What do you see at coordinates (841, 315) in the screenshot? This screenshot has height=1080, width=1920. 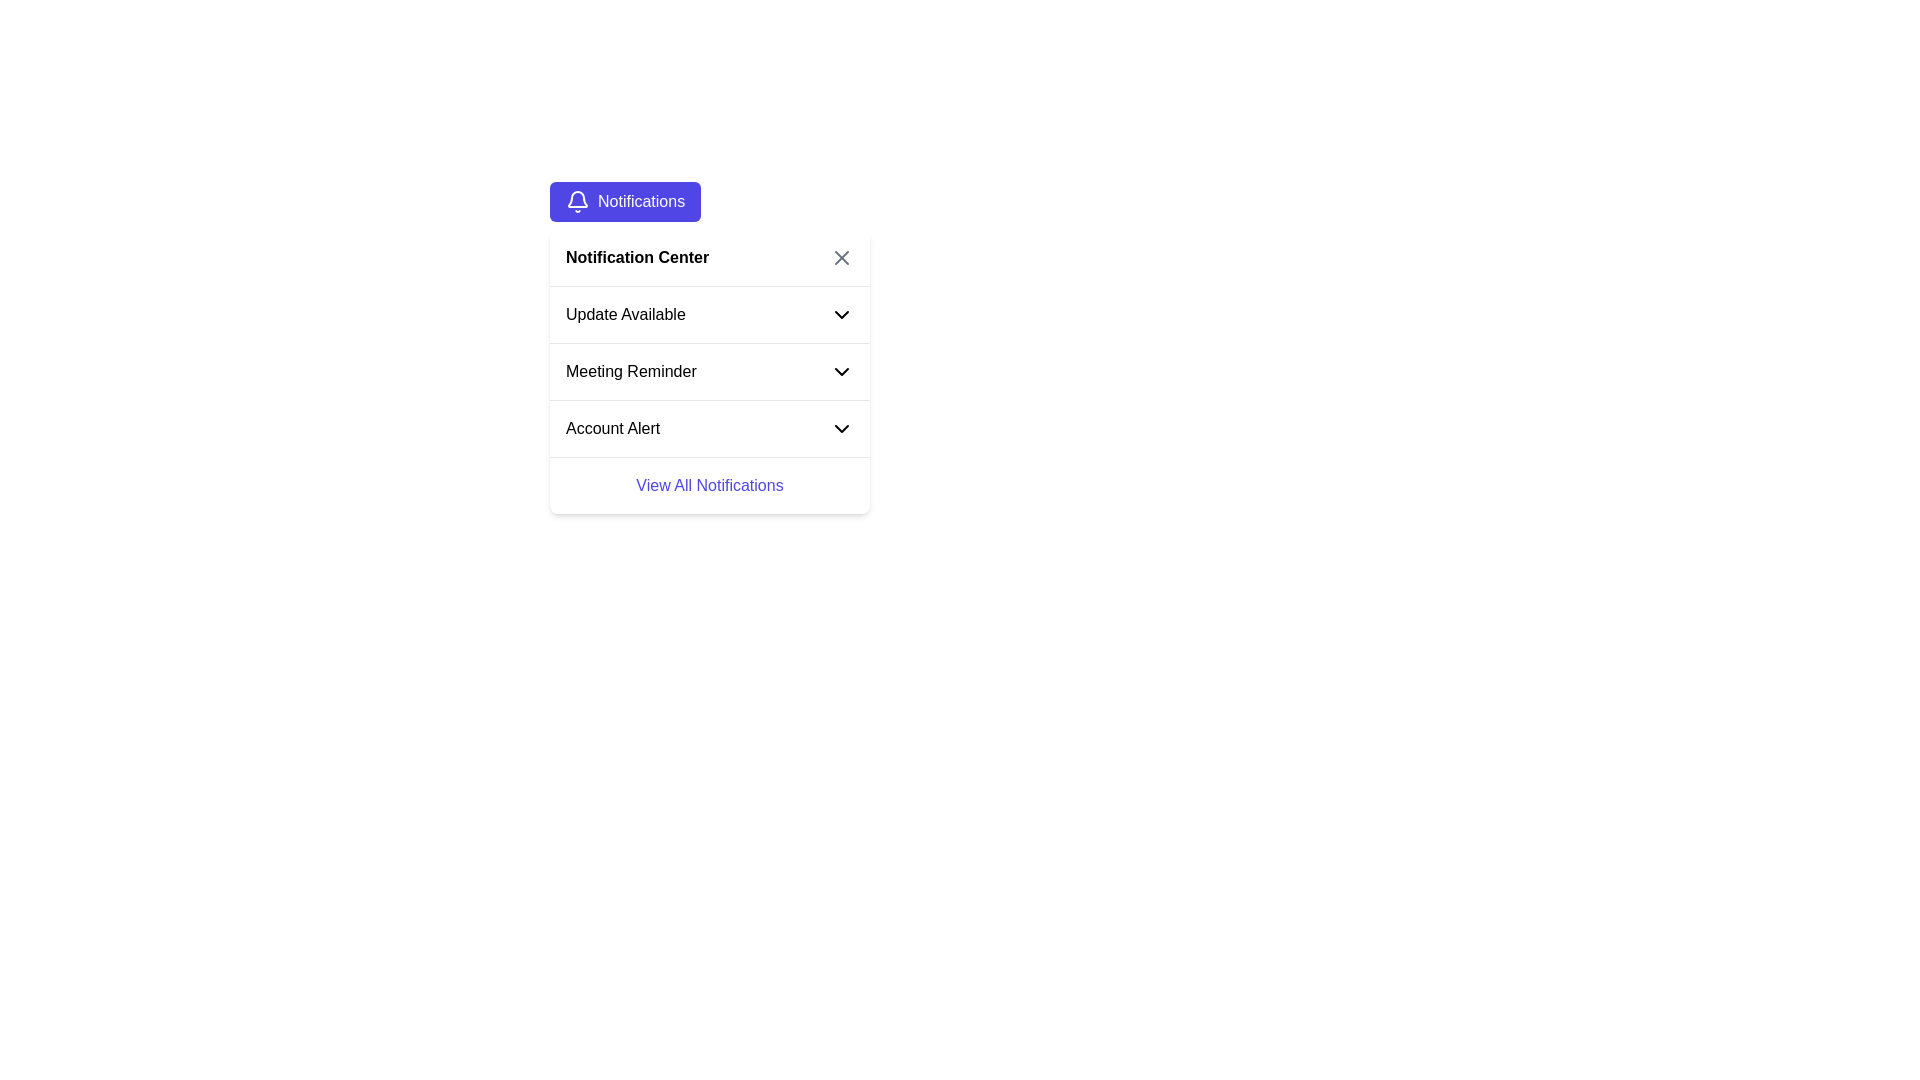 I see `the dropdown toggle icon located in the 'Update Available' section of the notification dropdown interface` at bounding box center [841, 315].